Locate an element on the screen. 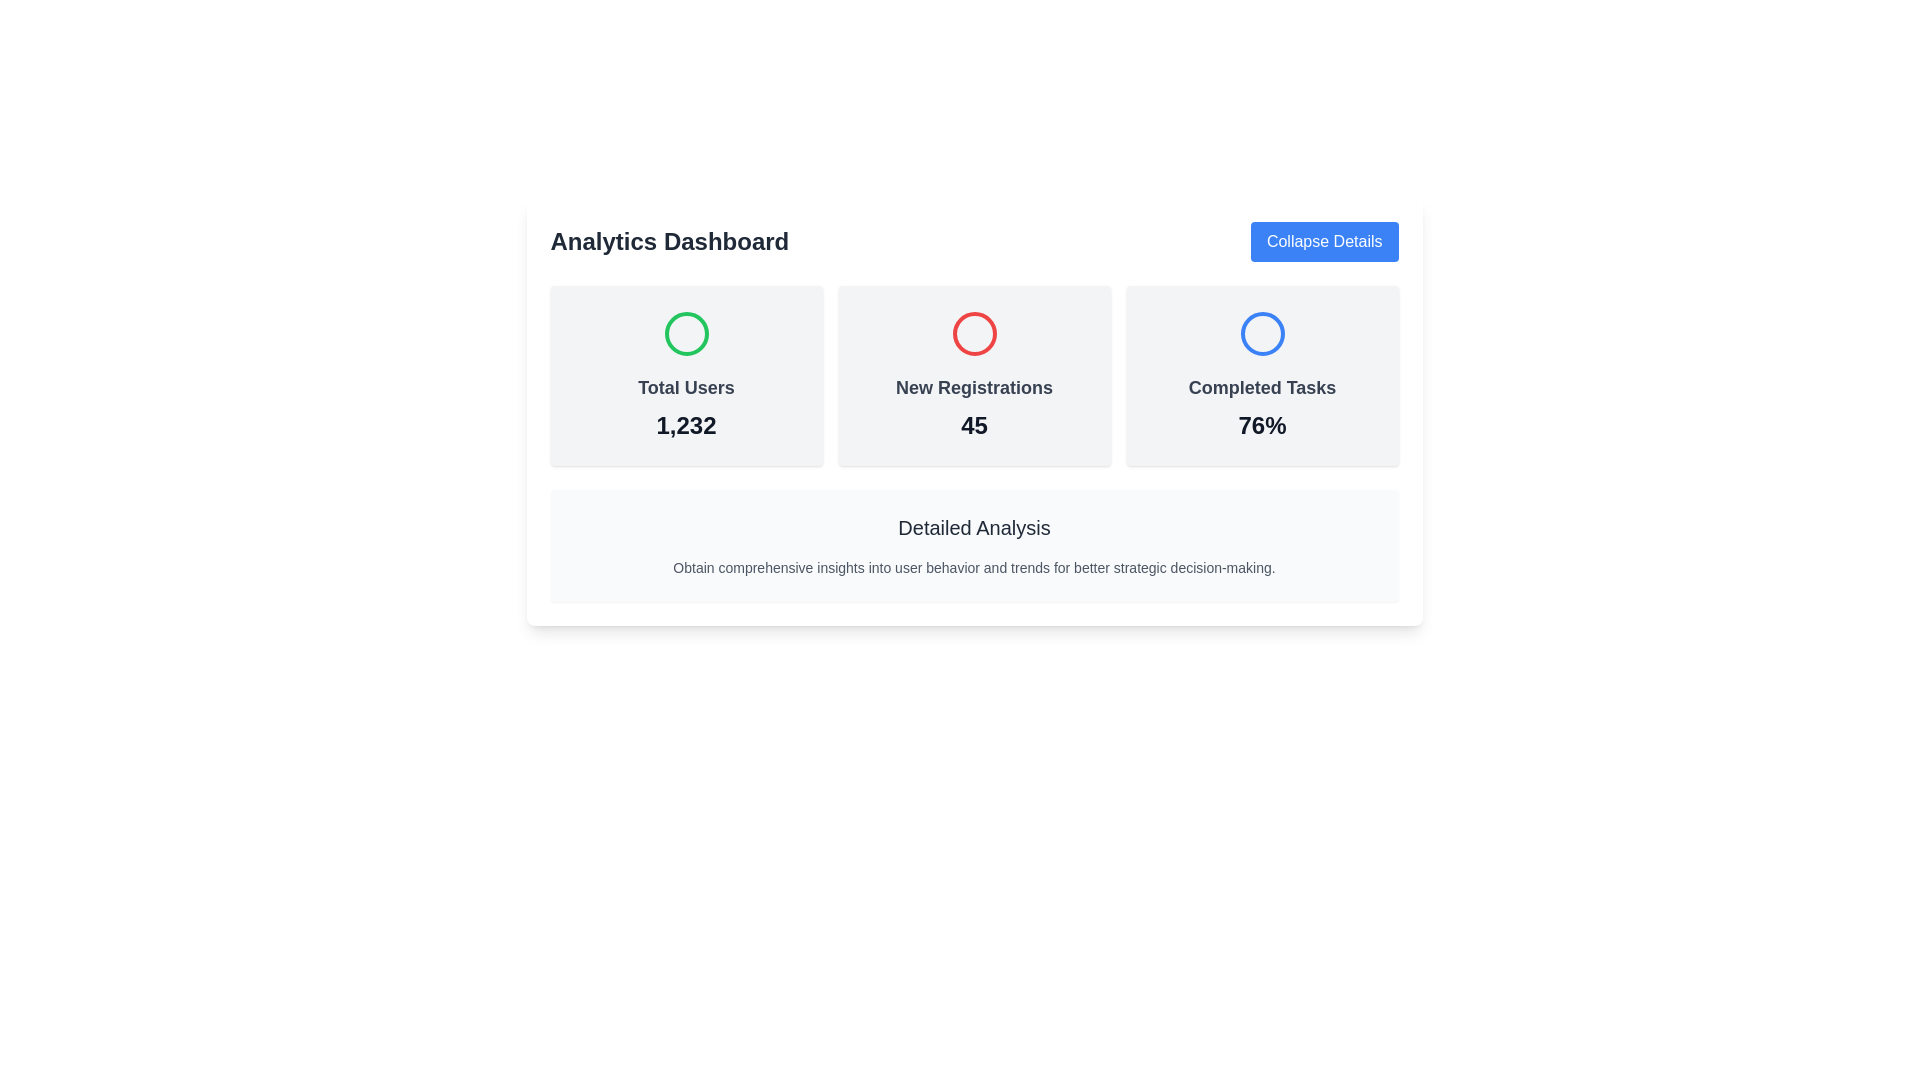 This screenshot has width=1920, height=1080. the total number of users displayed in the summary value, located within the card layout below the 'Total Users' text is located at coordinates (686, 424).